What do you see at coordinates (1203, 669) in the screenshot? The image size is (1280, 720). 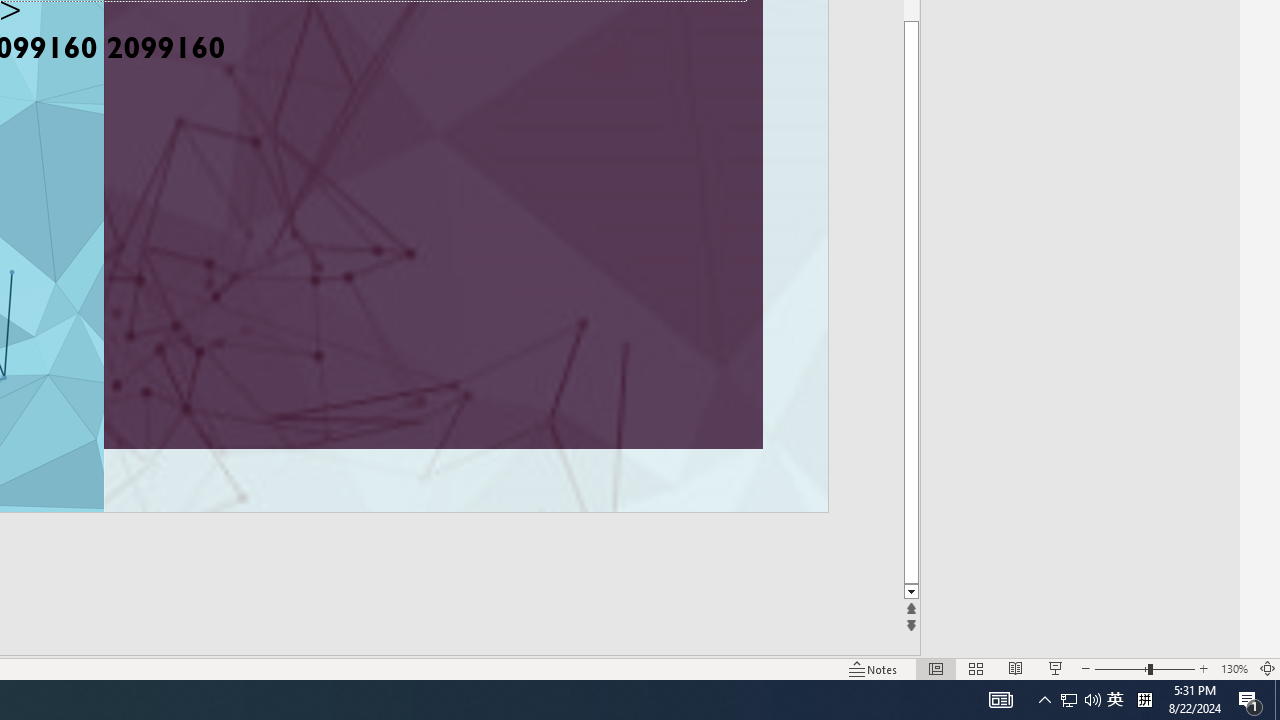 I see `'Zoom In'` at bounding box center [1203, 669].